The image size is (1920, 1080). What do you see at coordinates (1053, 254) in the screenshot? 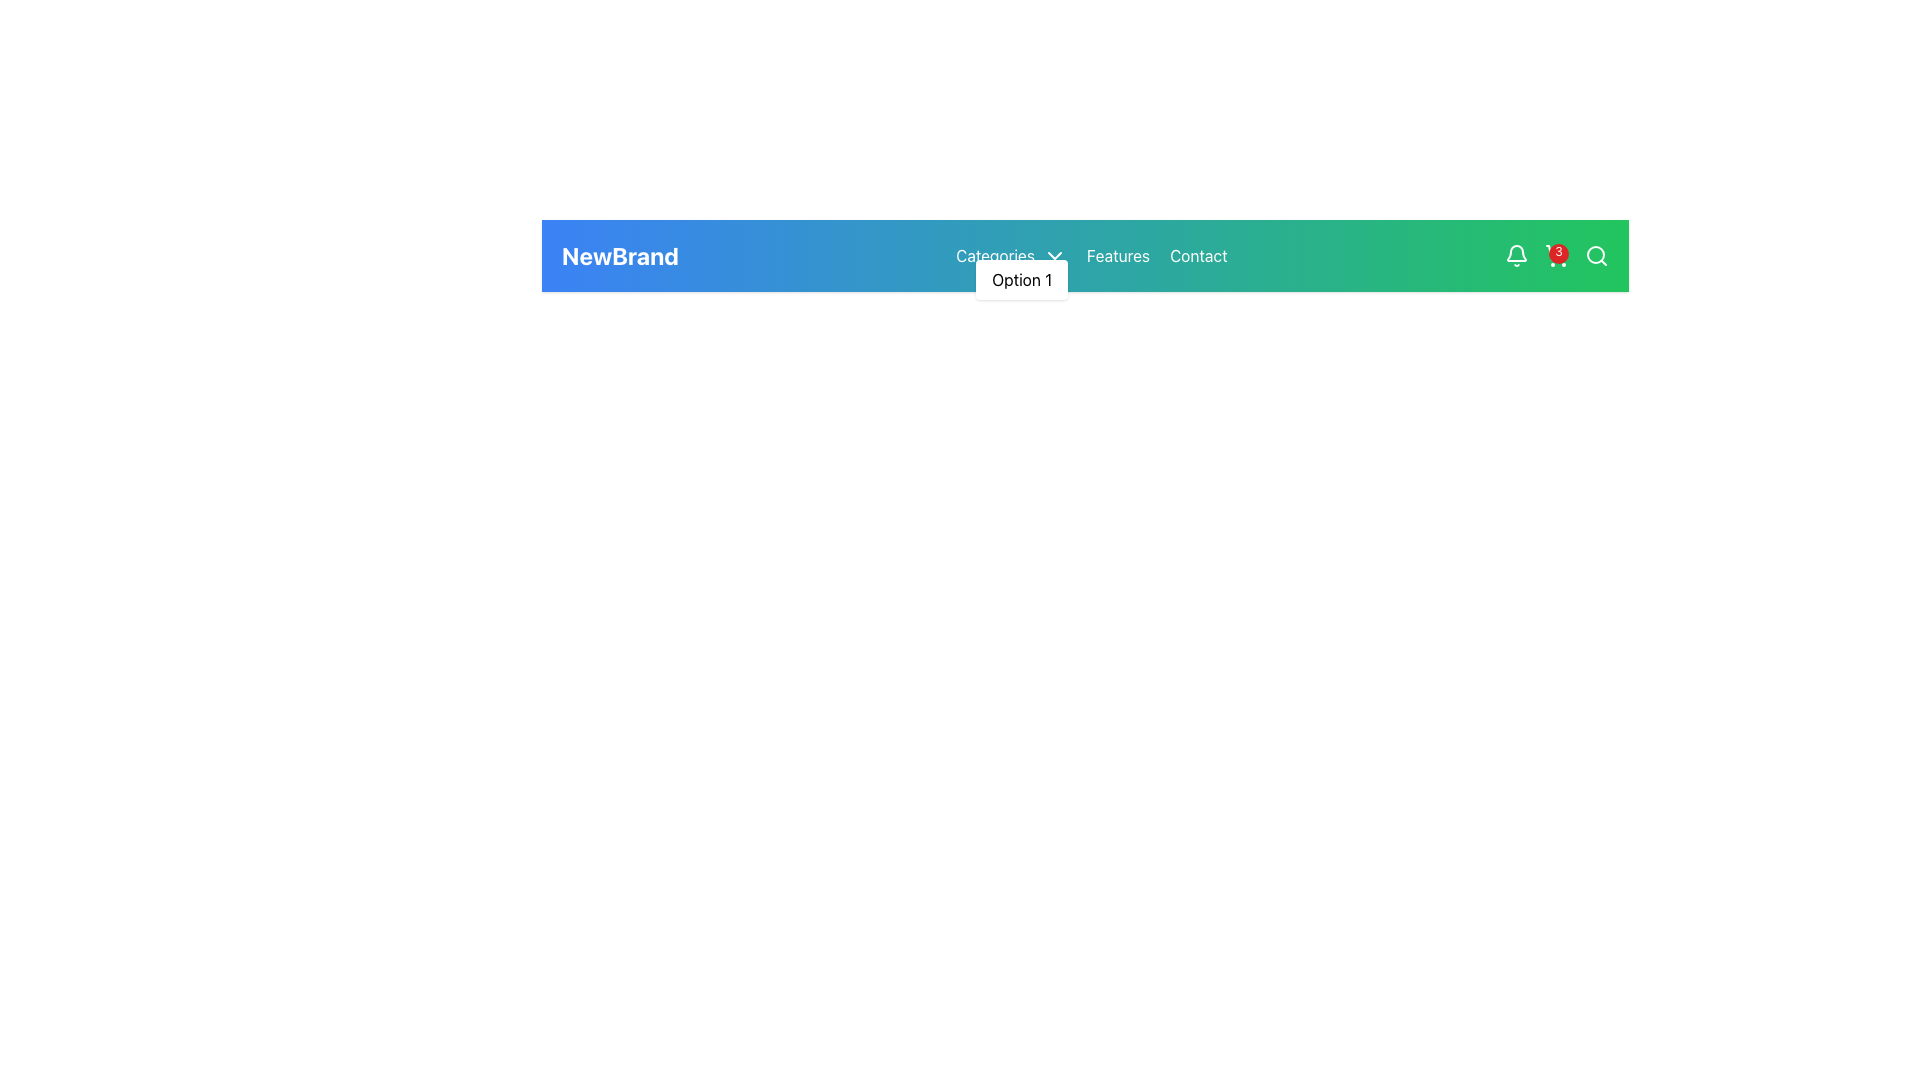
I see `the Dropdown Trigger Icon located to the right of the 'Categories' text` at bounding box center [1053, 254].